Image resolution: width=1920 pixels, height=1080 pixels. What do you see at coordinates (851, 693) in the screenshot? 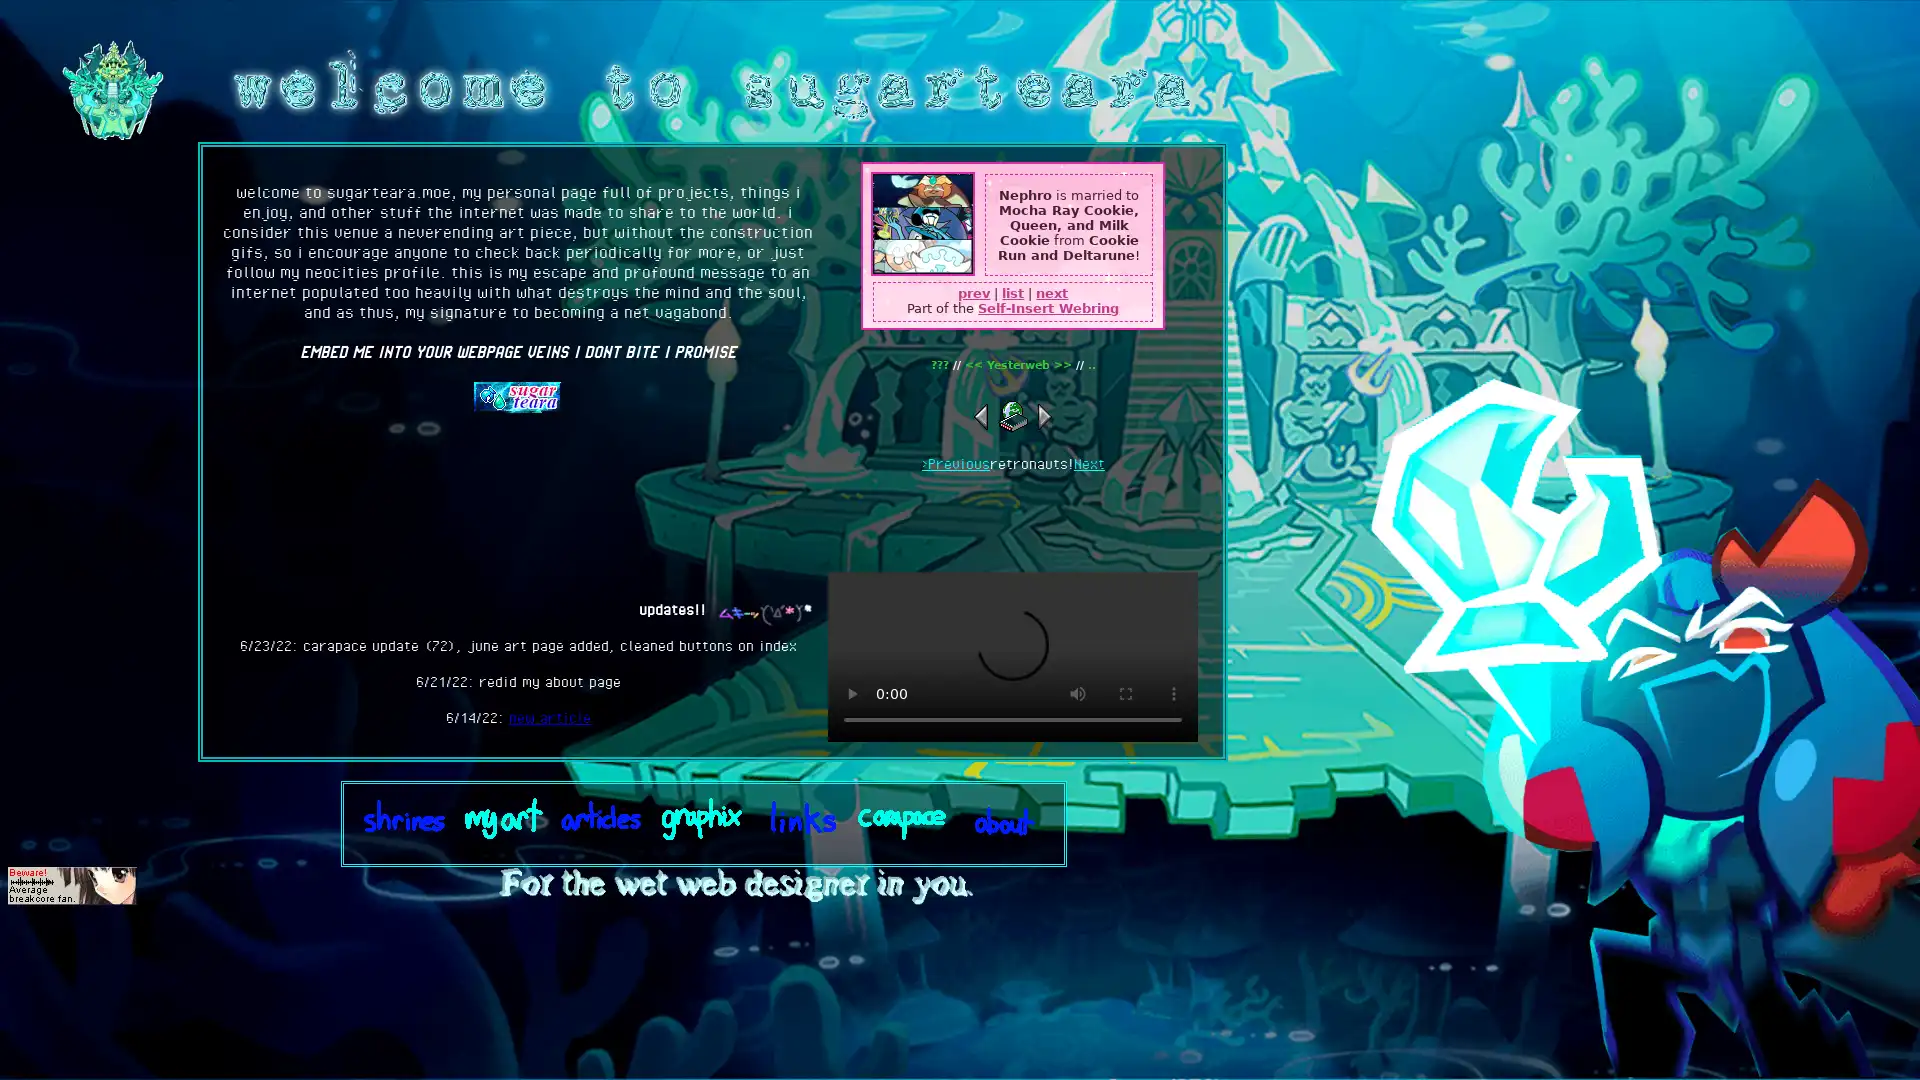
I see `play` at bounding box center [851, 693].